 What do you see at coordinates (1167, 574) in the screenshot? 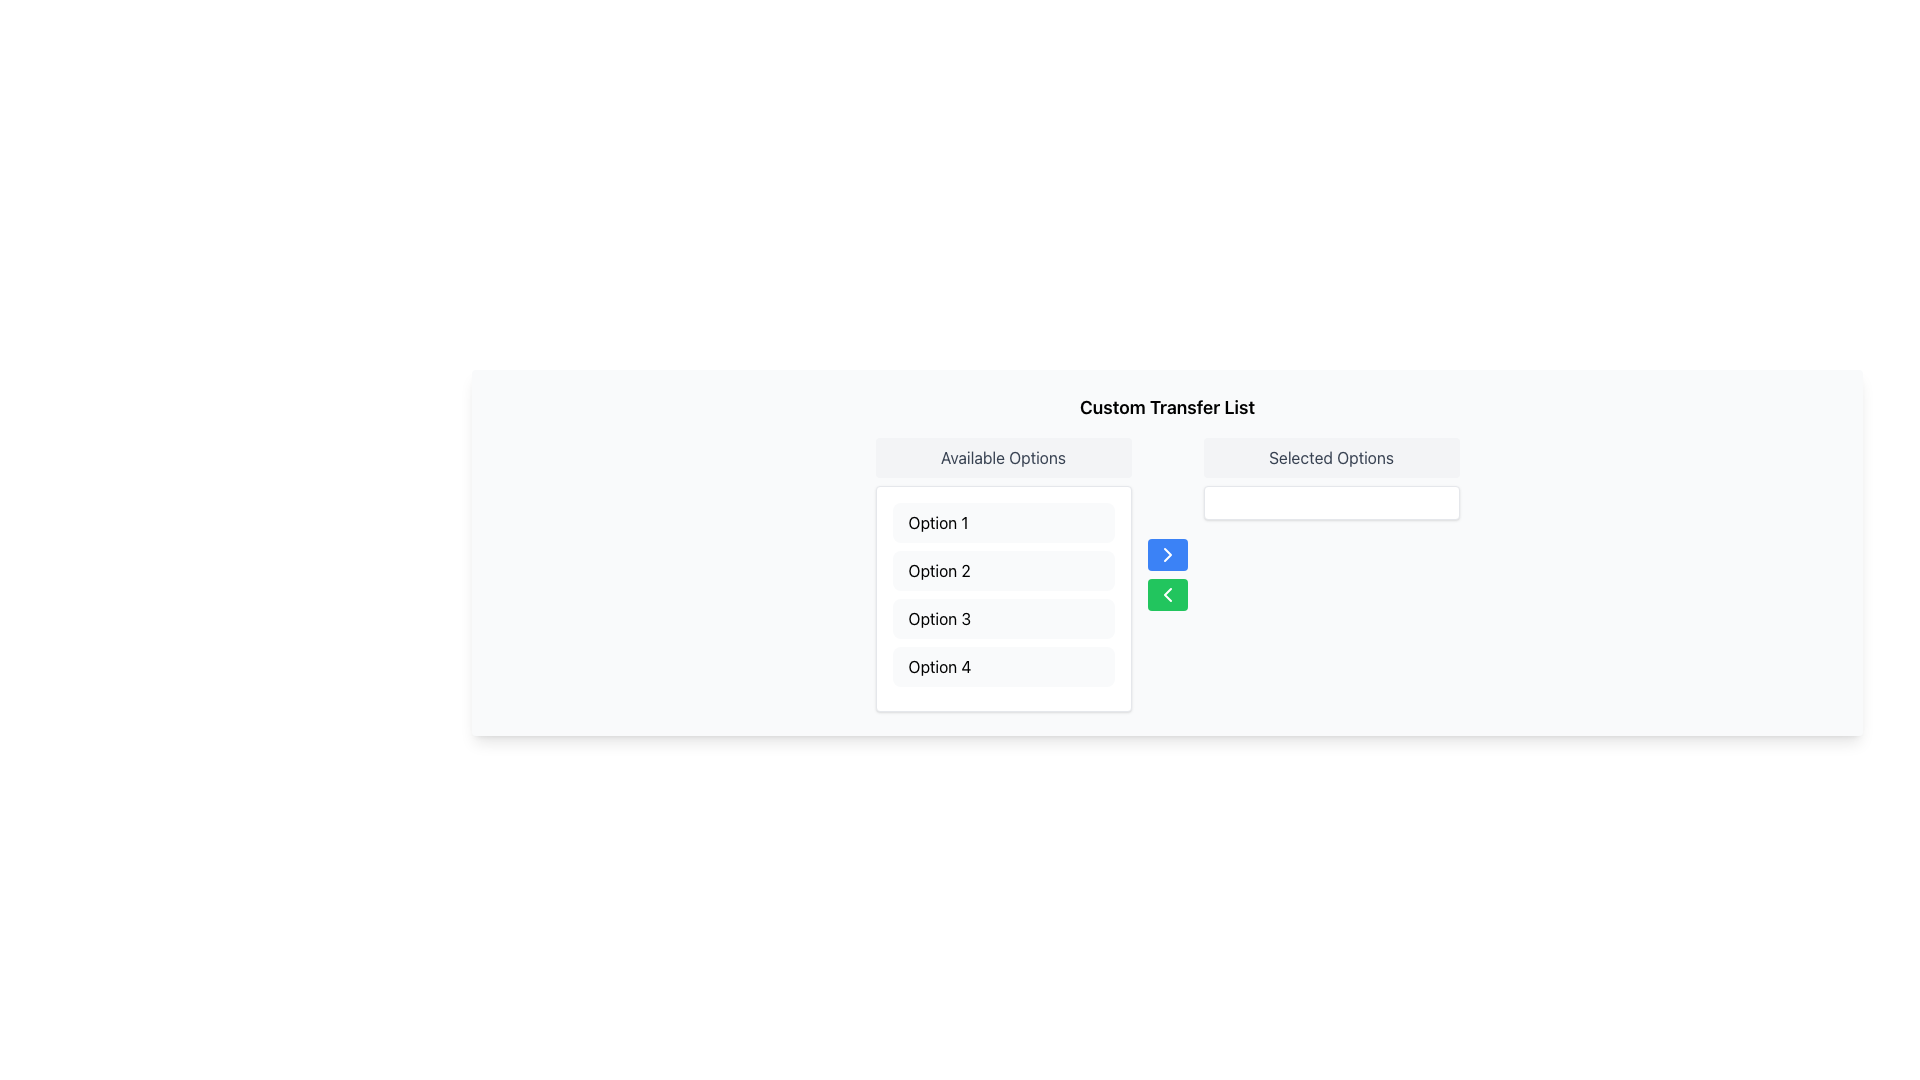
I see `the interactive panel buttons` at bounding box center [1167, 574].